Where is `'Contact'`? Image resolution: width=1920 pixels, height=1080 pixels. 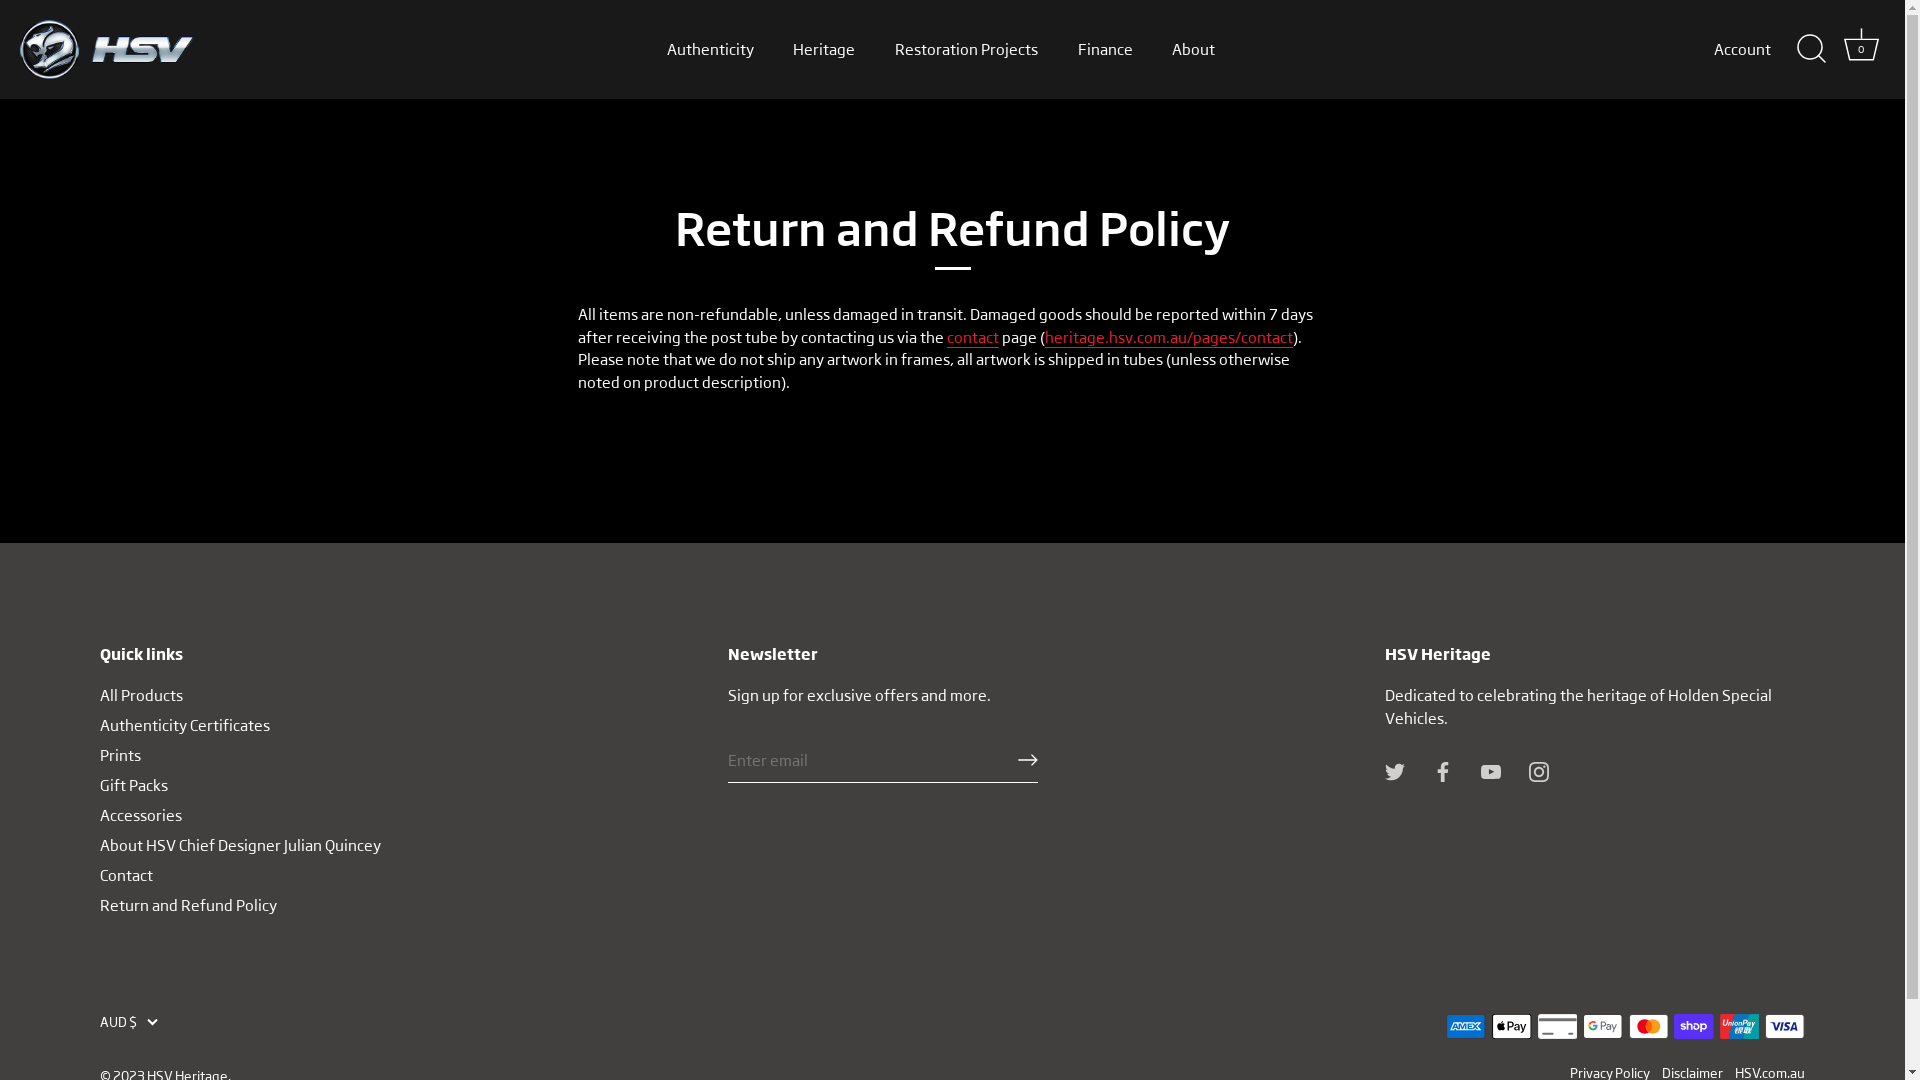 'Contact' is located at coordinates (125, 873).